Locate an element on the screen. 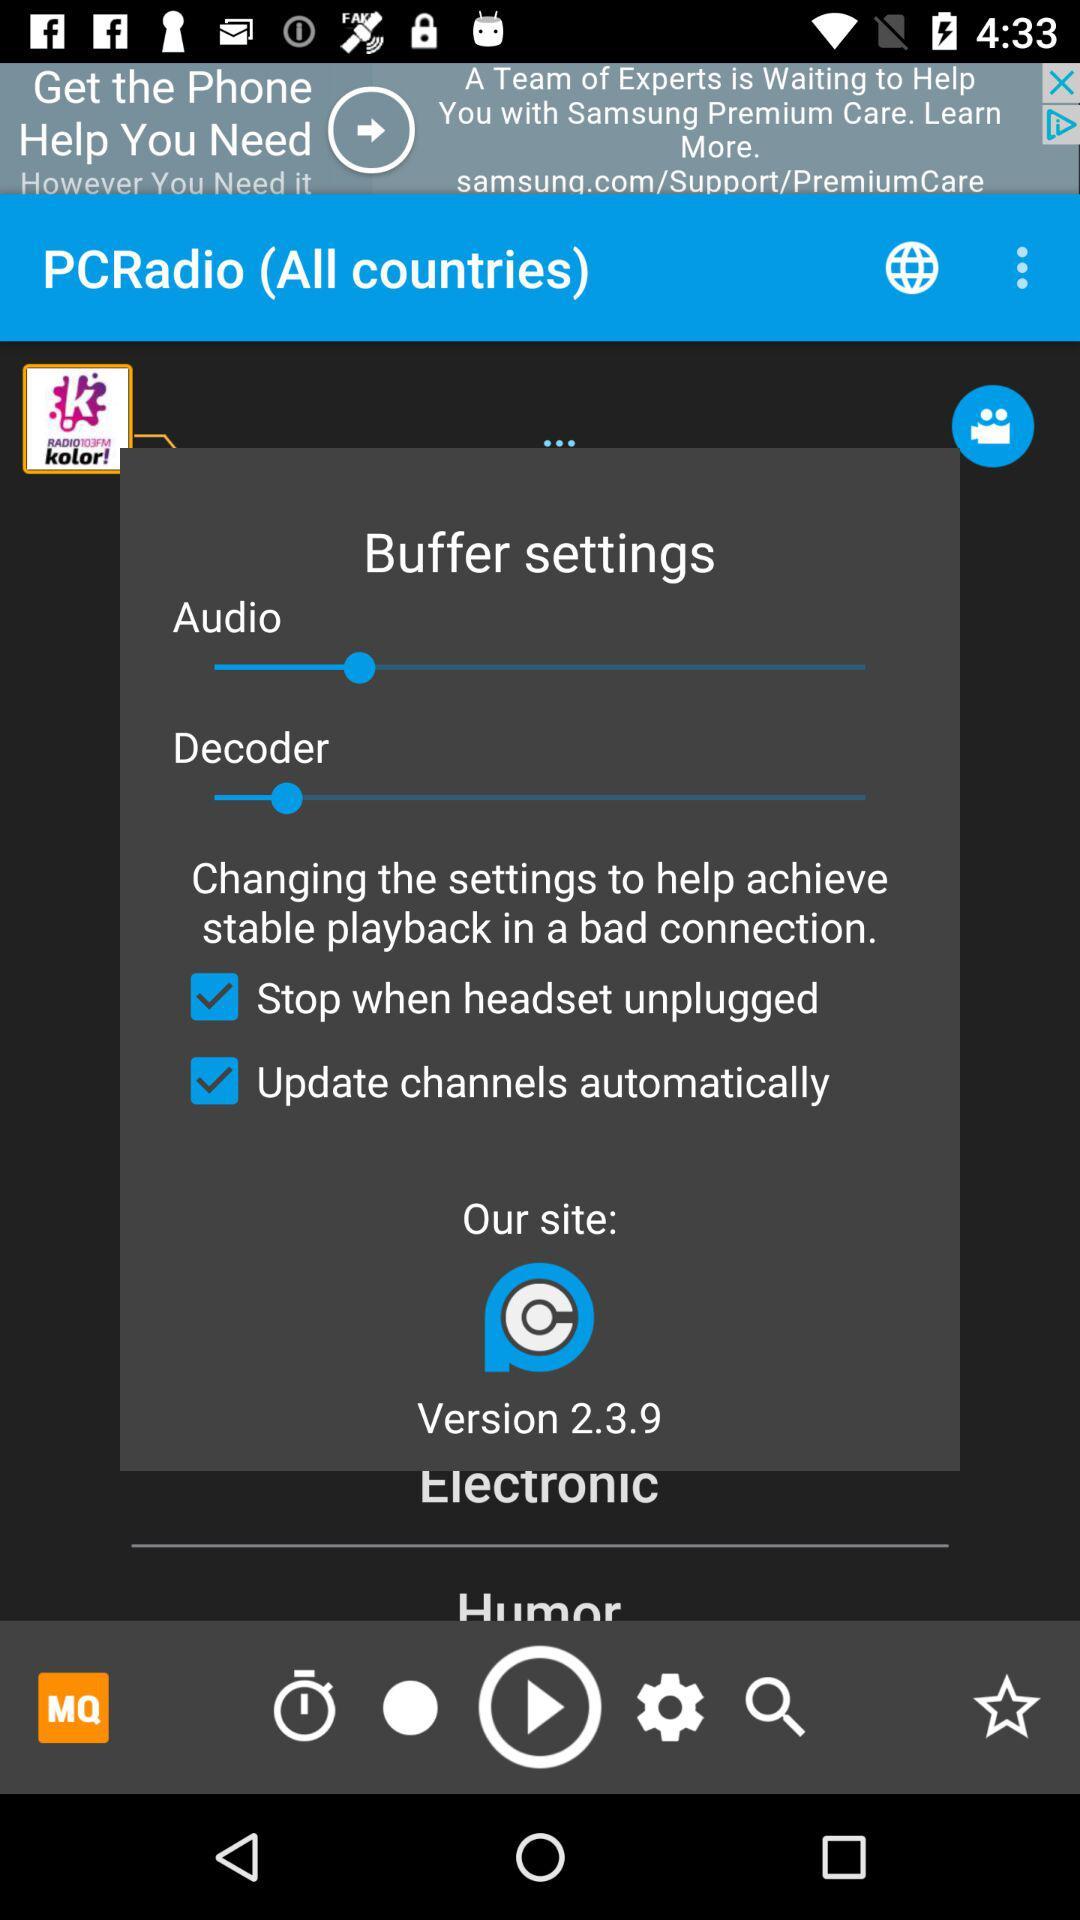 This screenshot has height=1920, width=1080. update channels automatically item is located at coordinates (500, 1079).